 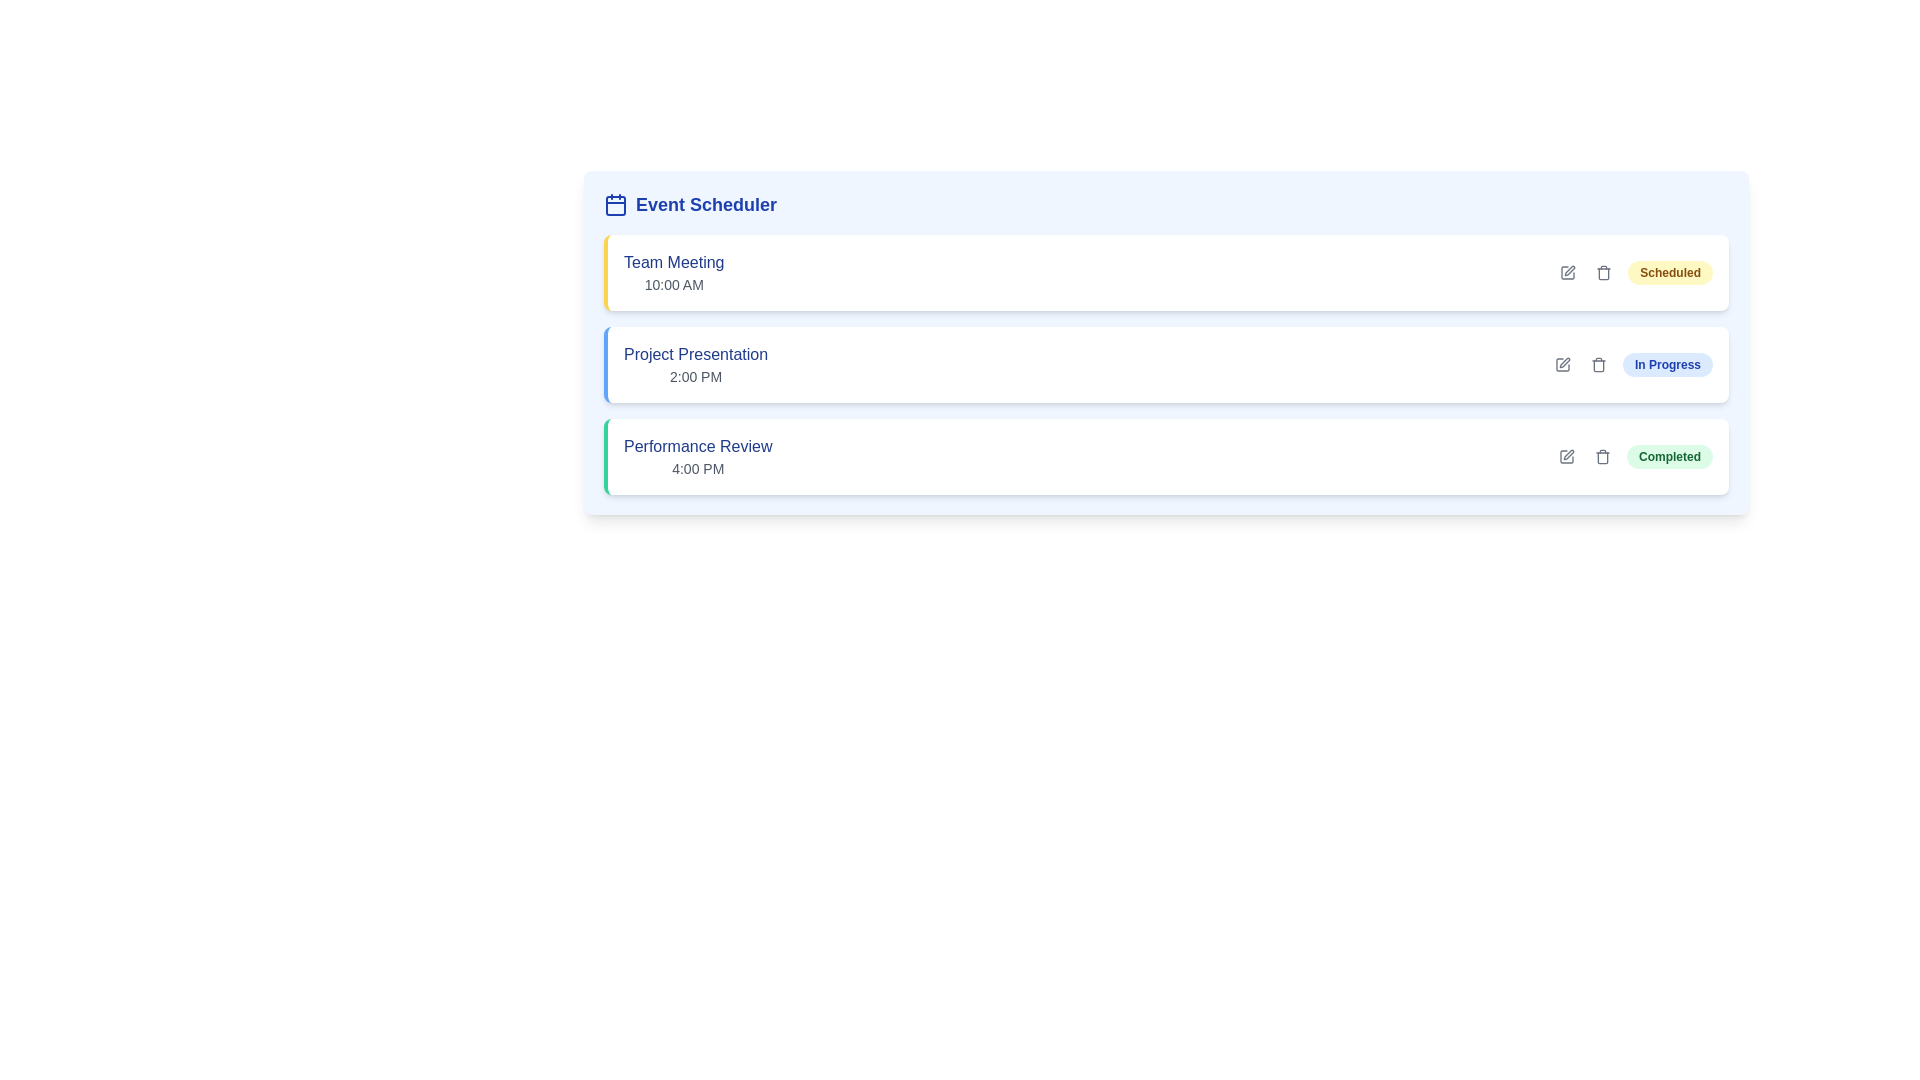 I want to click on 'Team Meeting' text label, which is prominently displayed in bold blue font above the time '10:00 AM' in the event scheduler layout, so click(x=674, y=261).